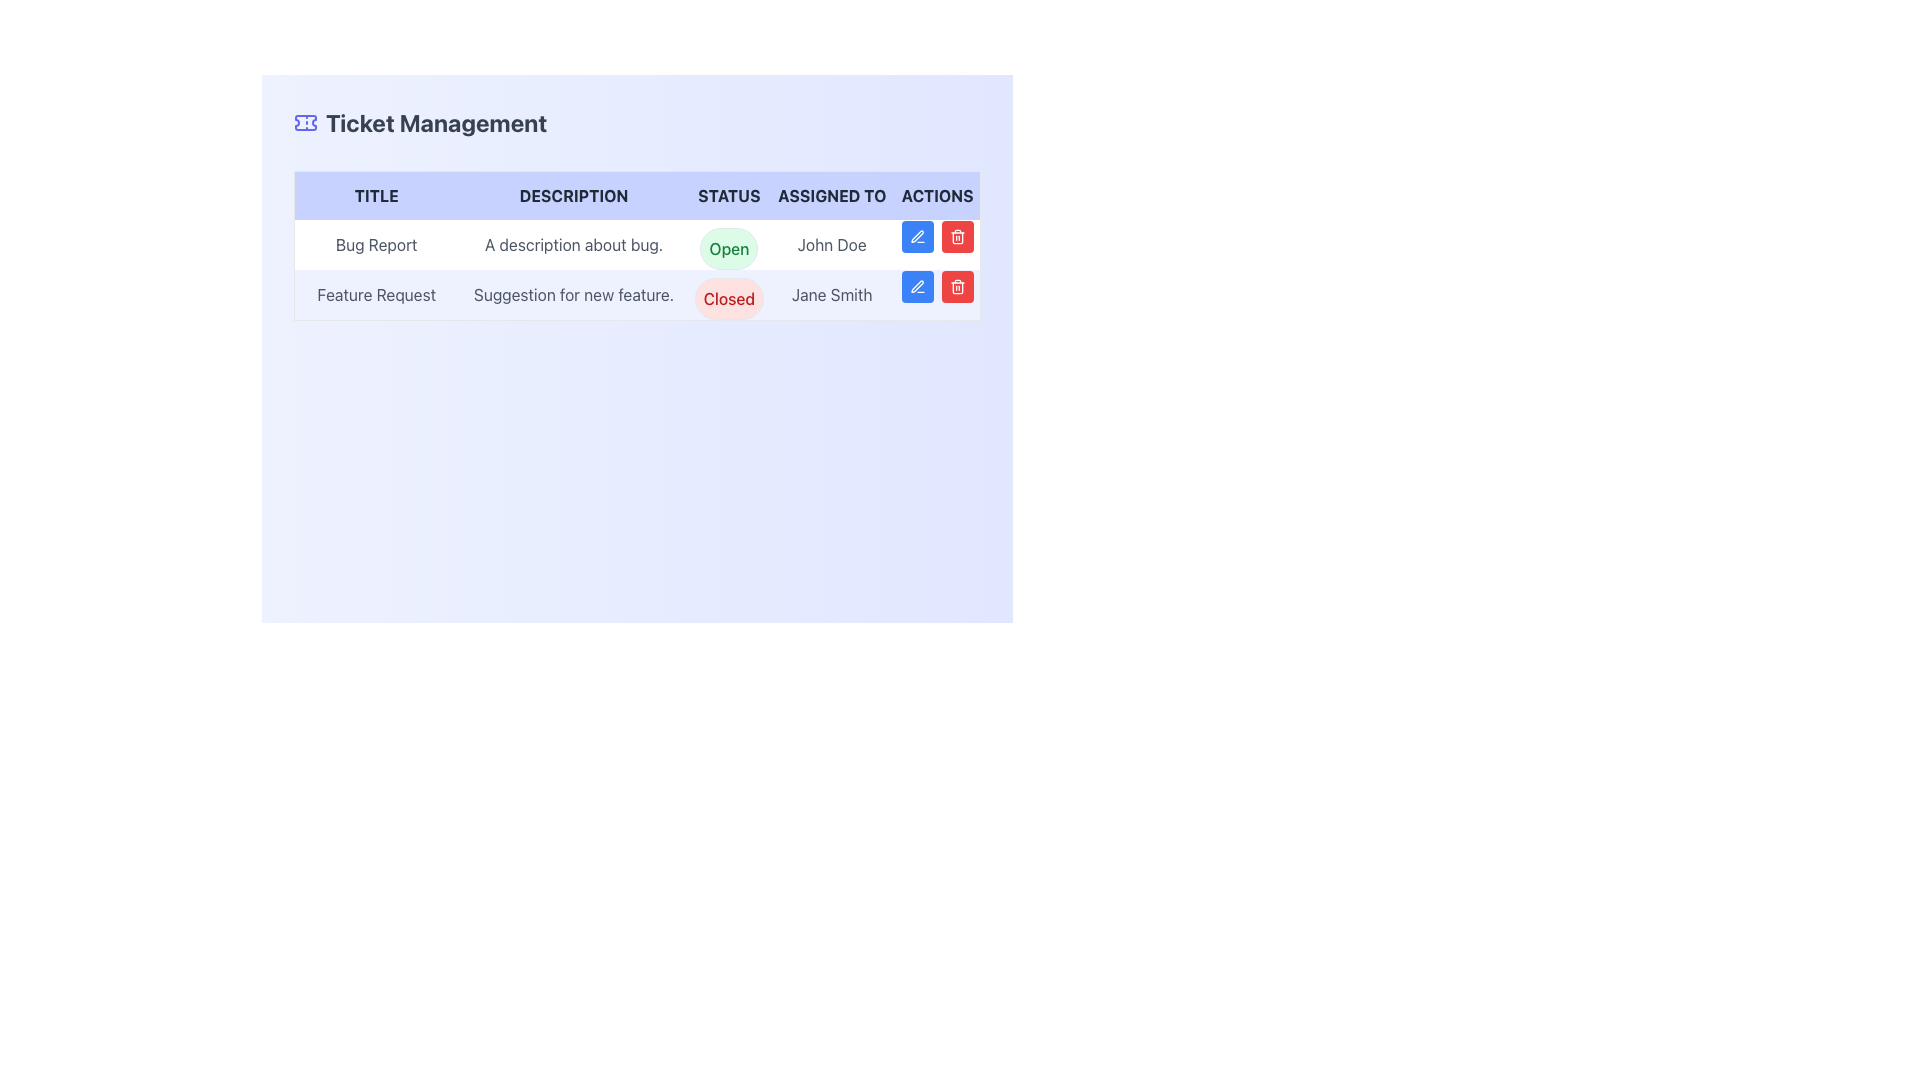 Image resolution: width=1920 pixels, height=1080 pixels. I want to click on the Status pill labeled 'Closed' which is a pill-shaped label with a light red background and rounded edges, located in the second row of the table under the 'STATUS' column, so click(728, 298).